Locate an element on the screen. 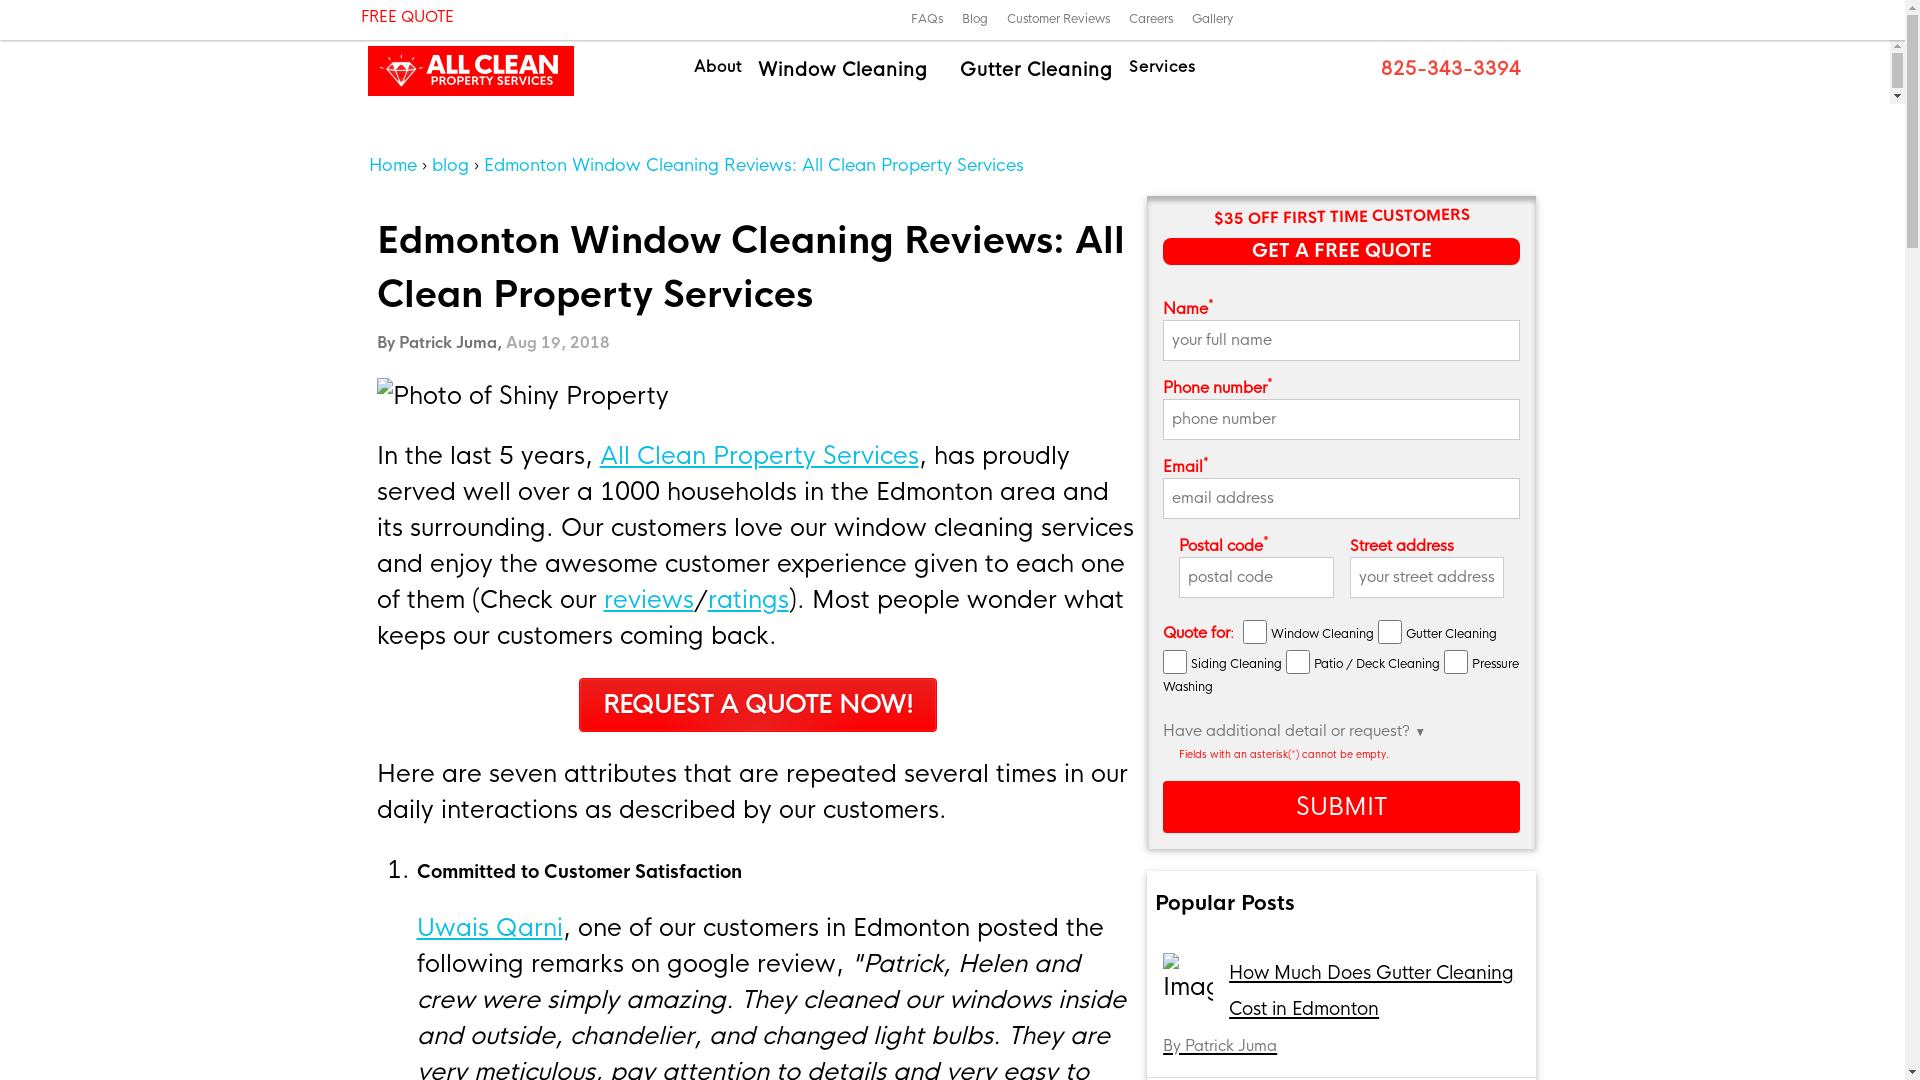 The image size is (1920, 1080). 'About' is located at coordinates (718, 69).